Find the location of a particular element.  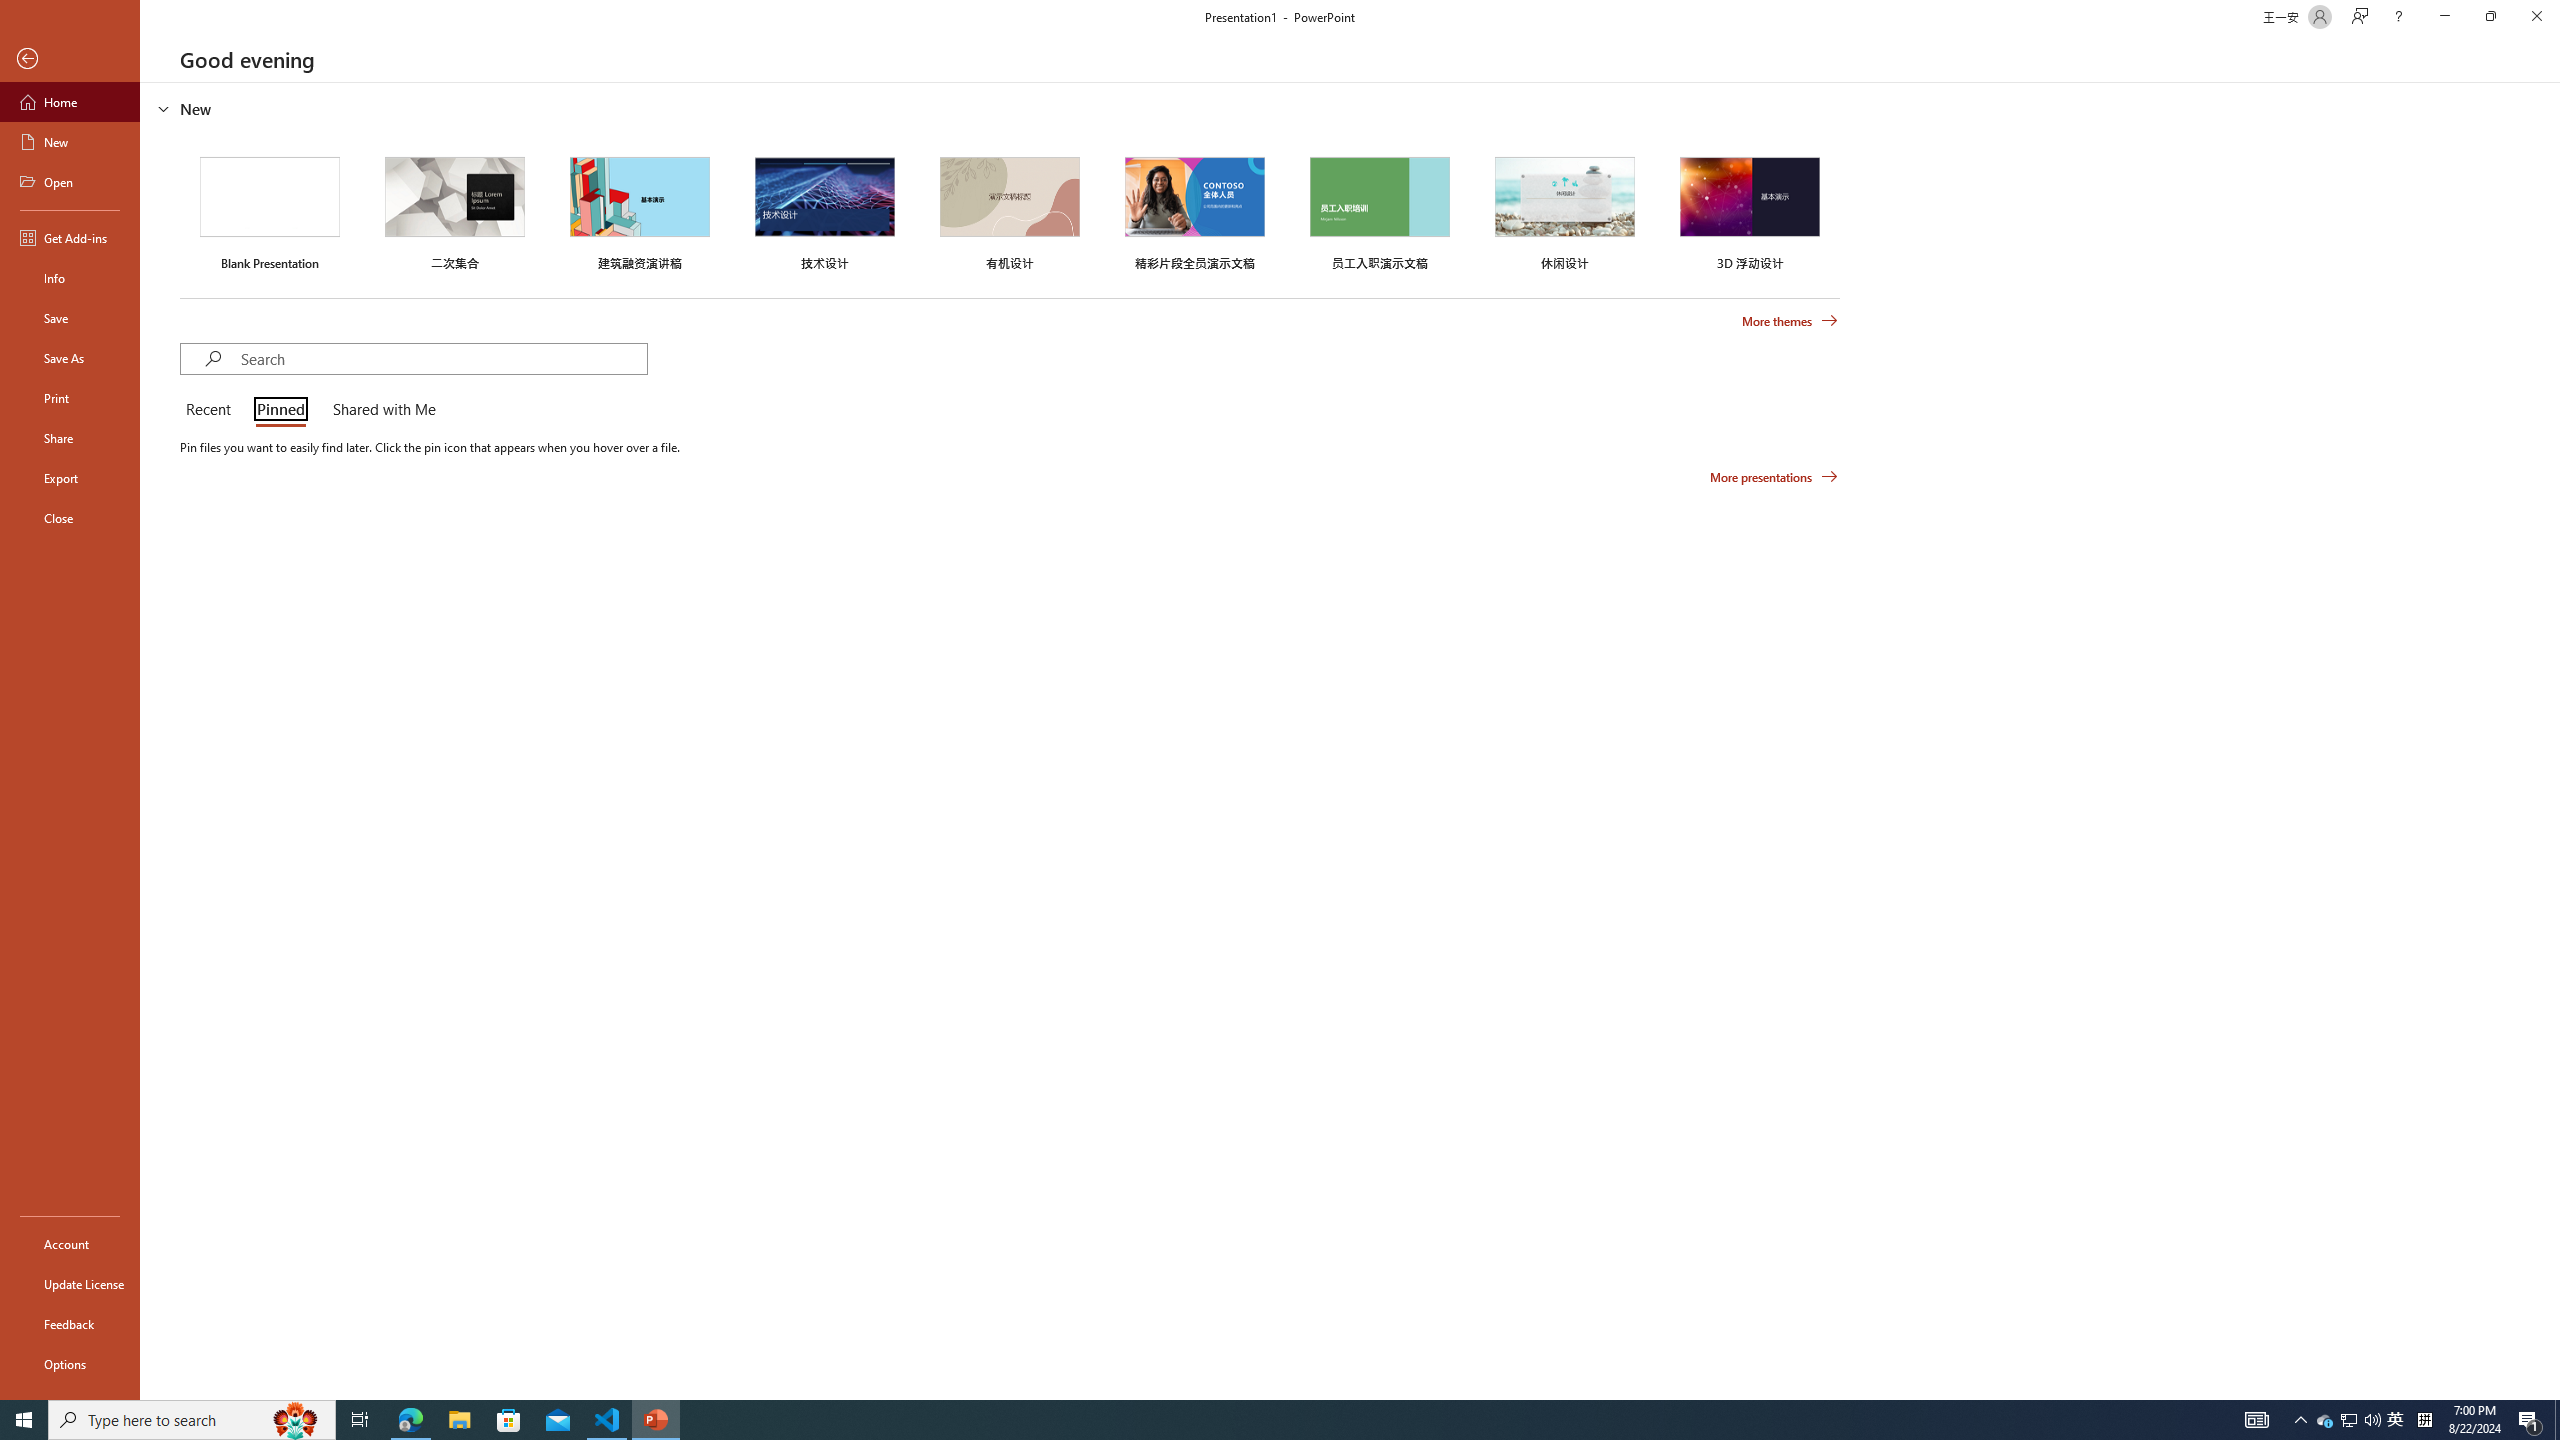

'Class: NetUIScrollBar' is located at coordinates (2551, 740).